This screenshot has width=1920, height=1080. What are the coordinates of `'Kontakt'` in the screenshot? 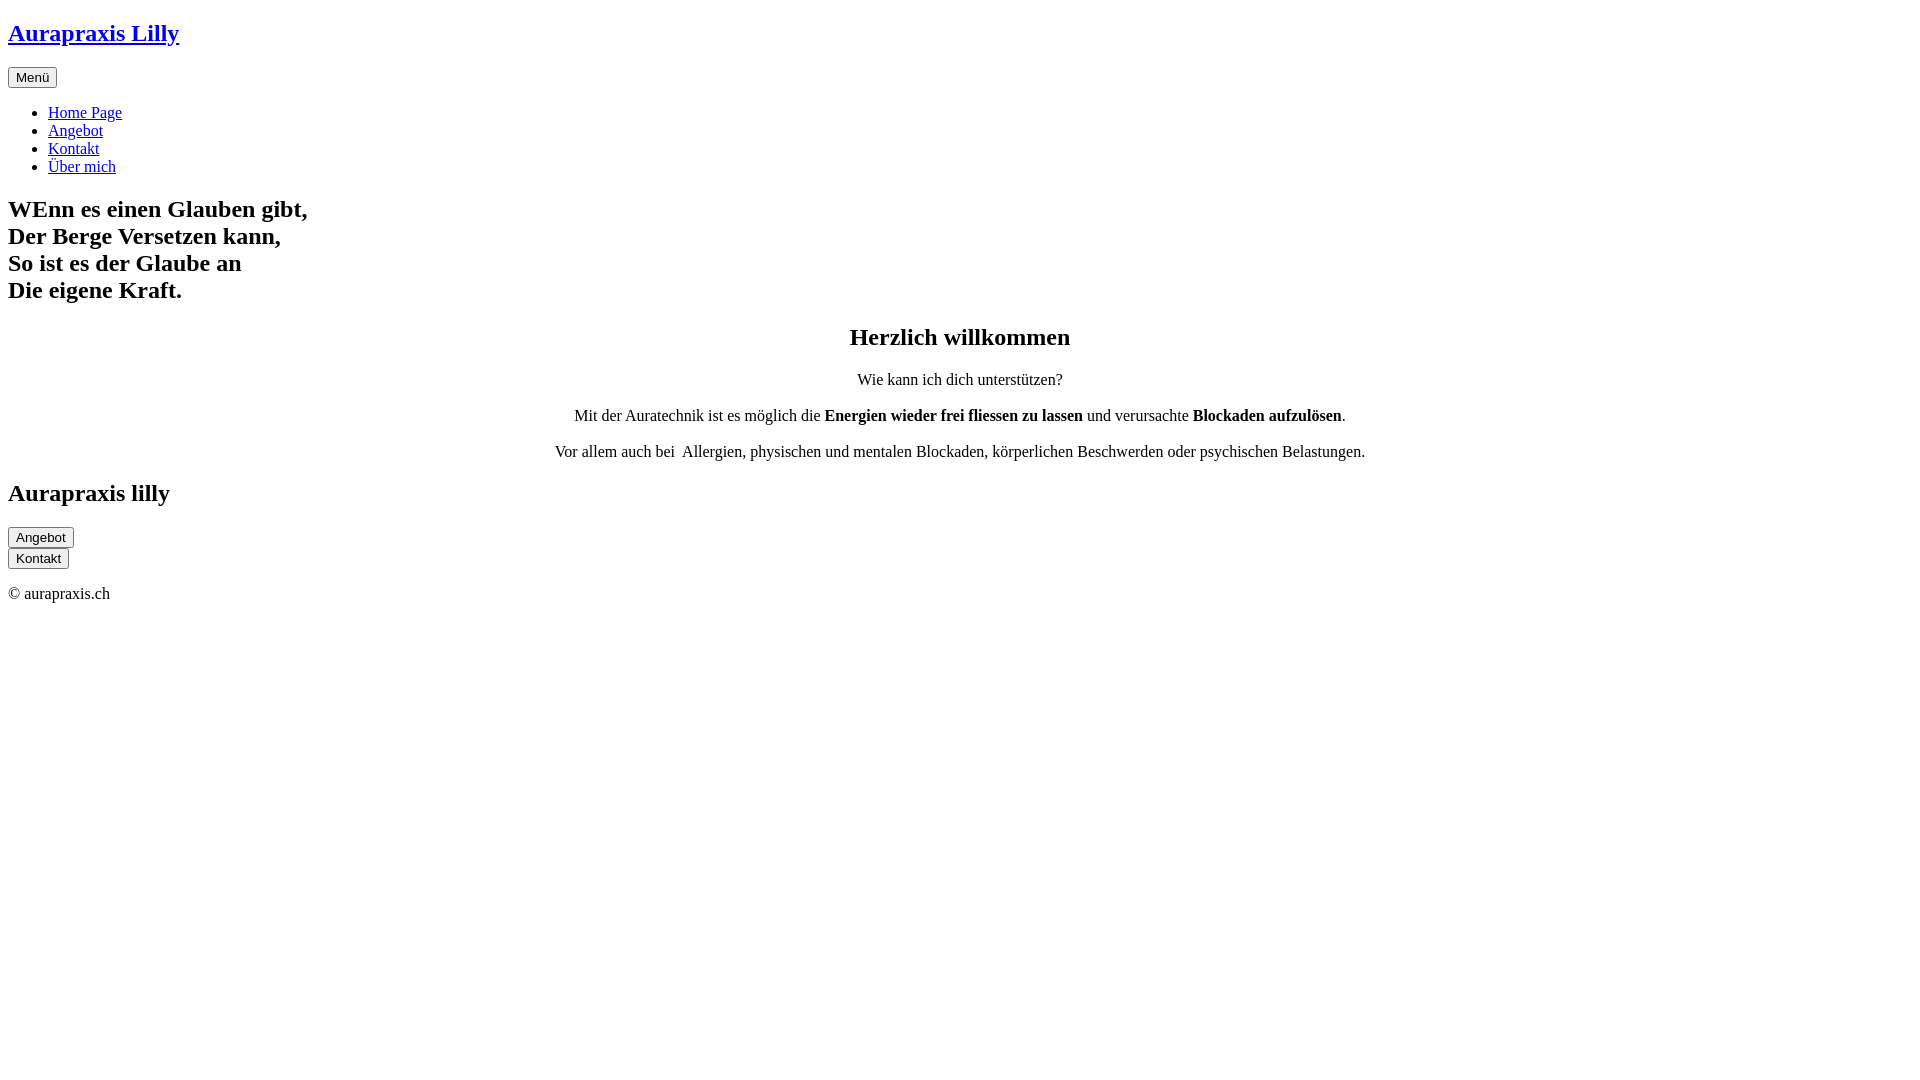 It's located at (73, 147).